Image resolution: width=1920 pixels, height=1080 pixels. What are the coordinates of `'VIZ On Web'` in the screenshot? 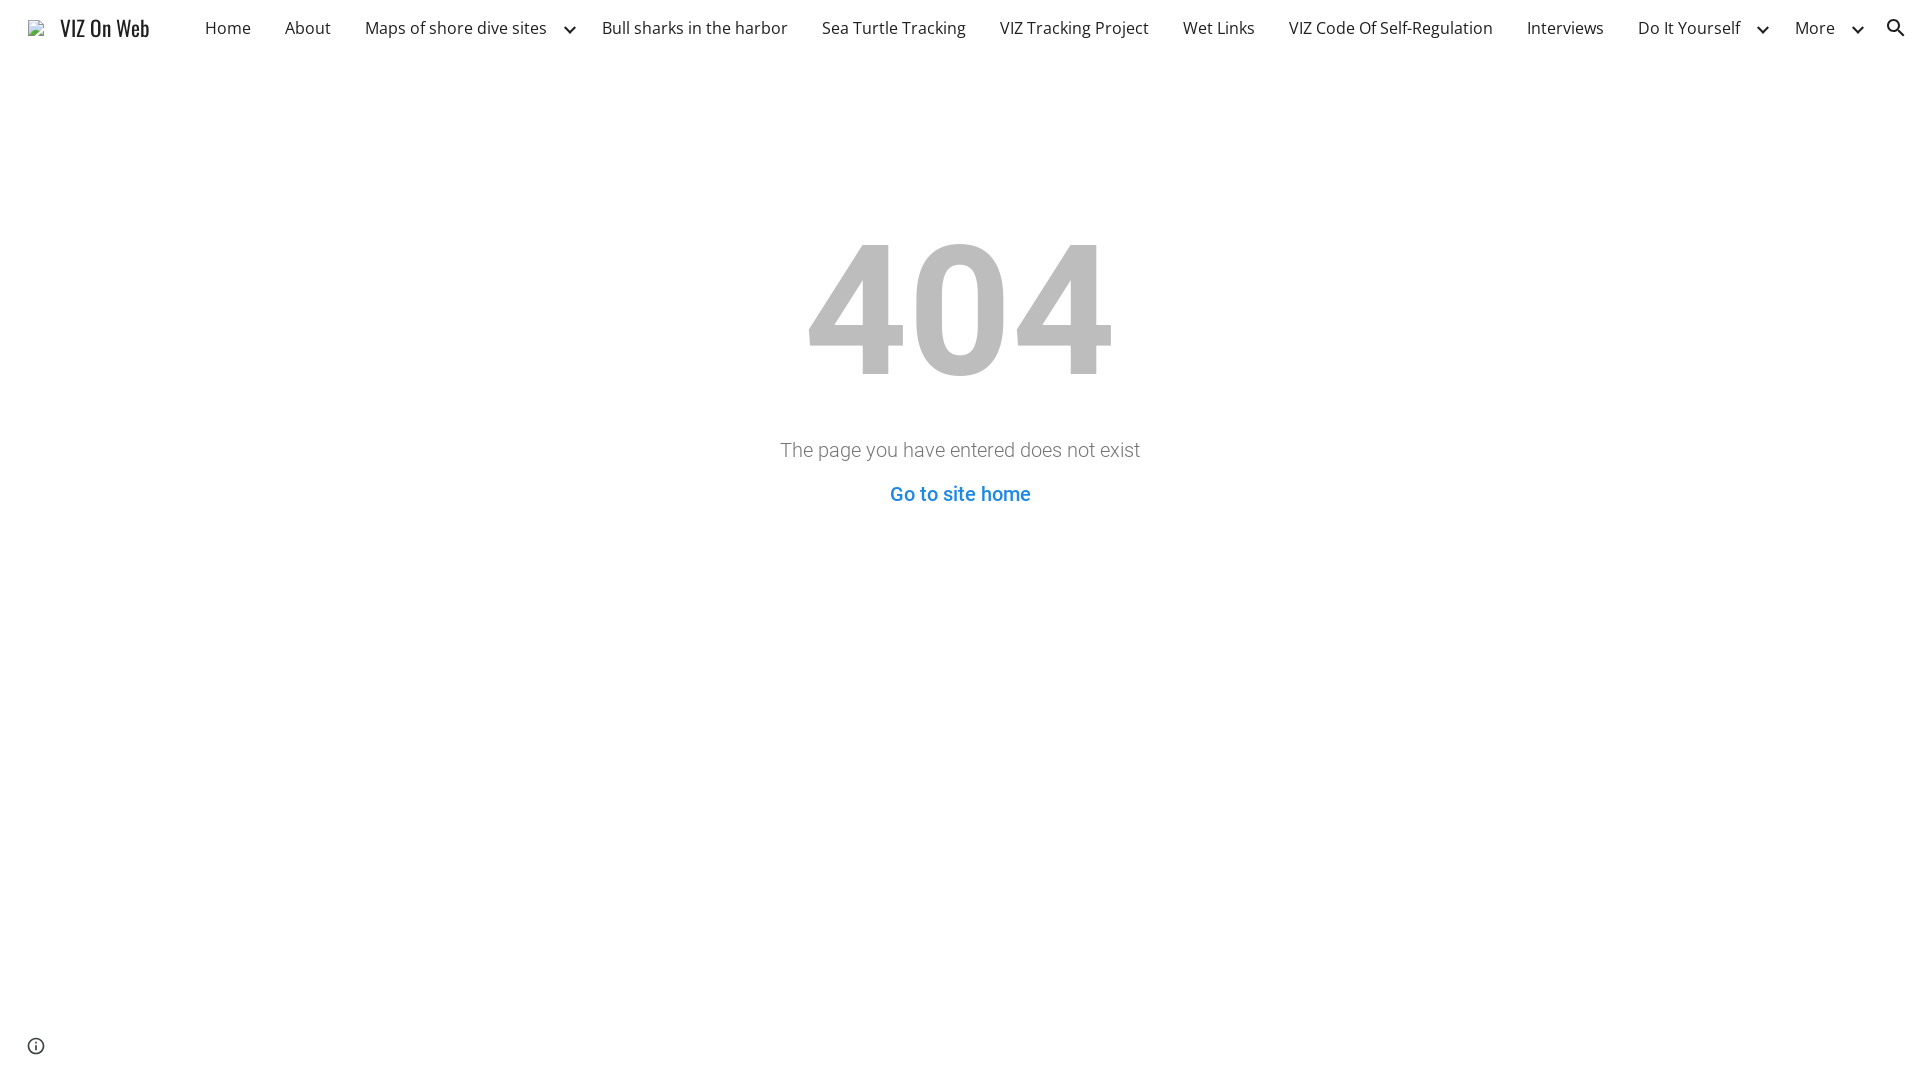 It's located at (15, 24).